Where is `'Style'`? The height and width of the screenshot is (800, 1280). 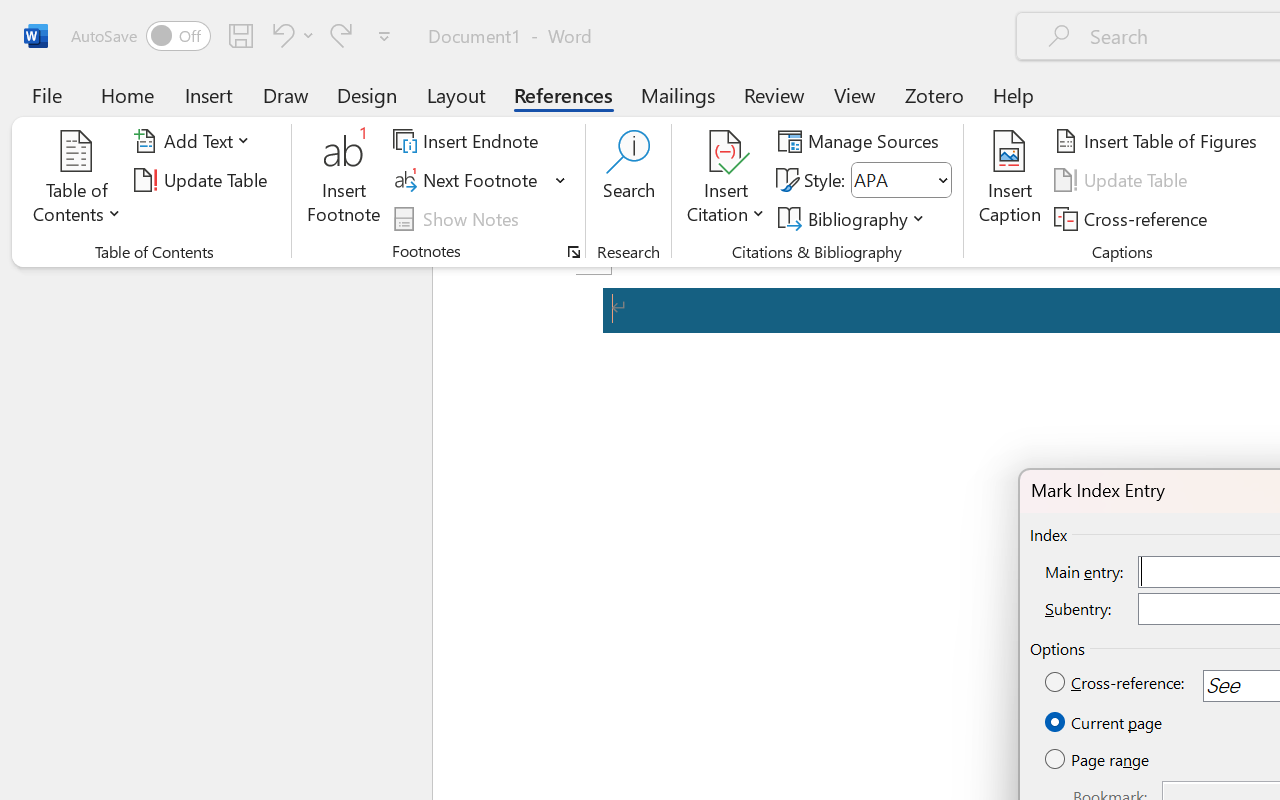 'Style' is located at coordinates (900, 179).